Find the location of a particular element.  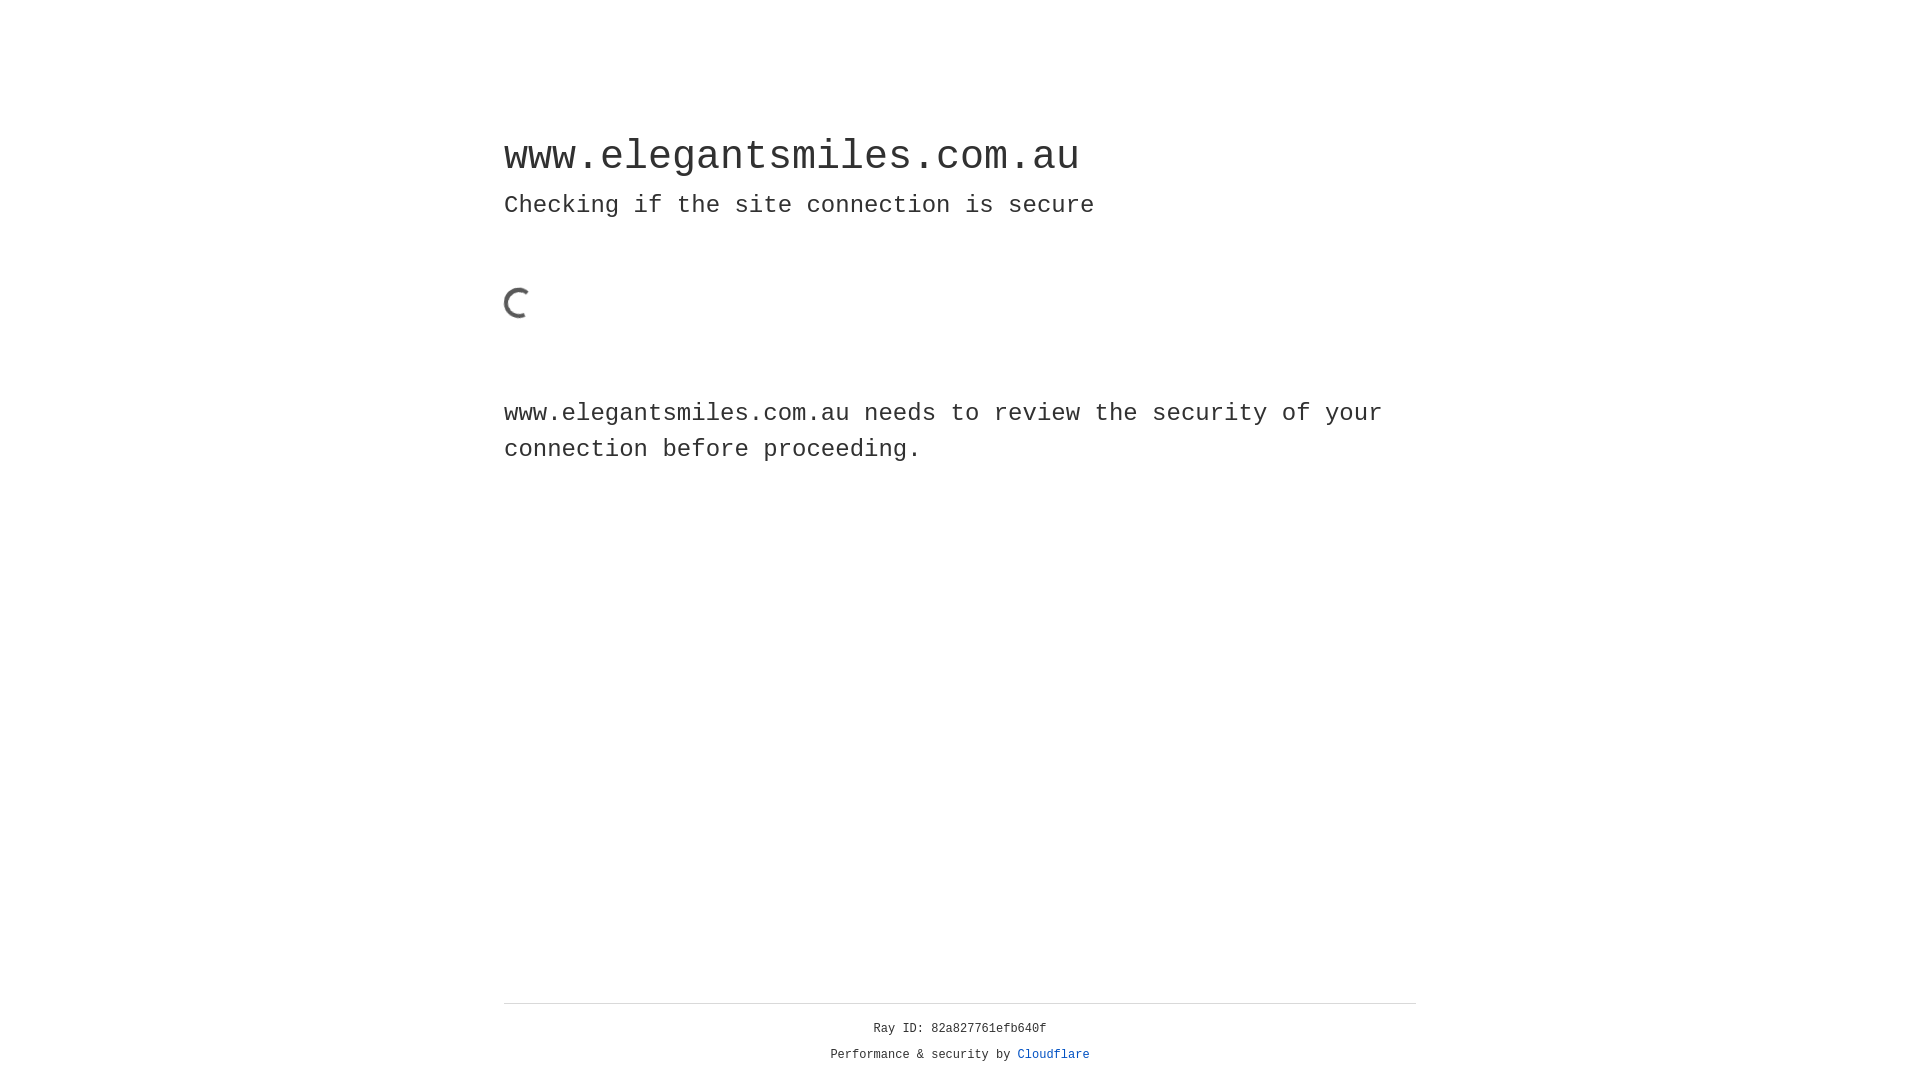

'Cloudflare' is located at coordinates (1017, 1054).